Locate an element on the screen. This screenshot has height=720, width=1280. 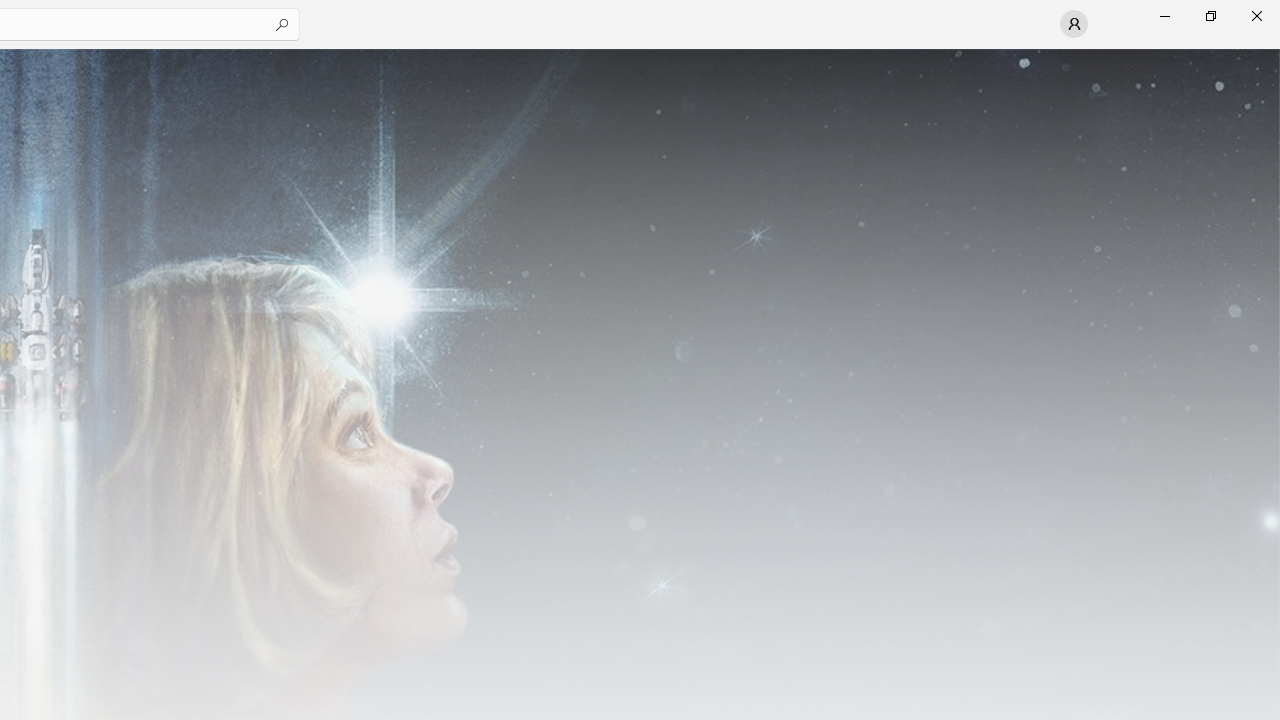
'Close Microsoft Store' is located at coordinates (1255, 15).